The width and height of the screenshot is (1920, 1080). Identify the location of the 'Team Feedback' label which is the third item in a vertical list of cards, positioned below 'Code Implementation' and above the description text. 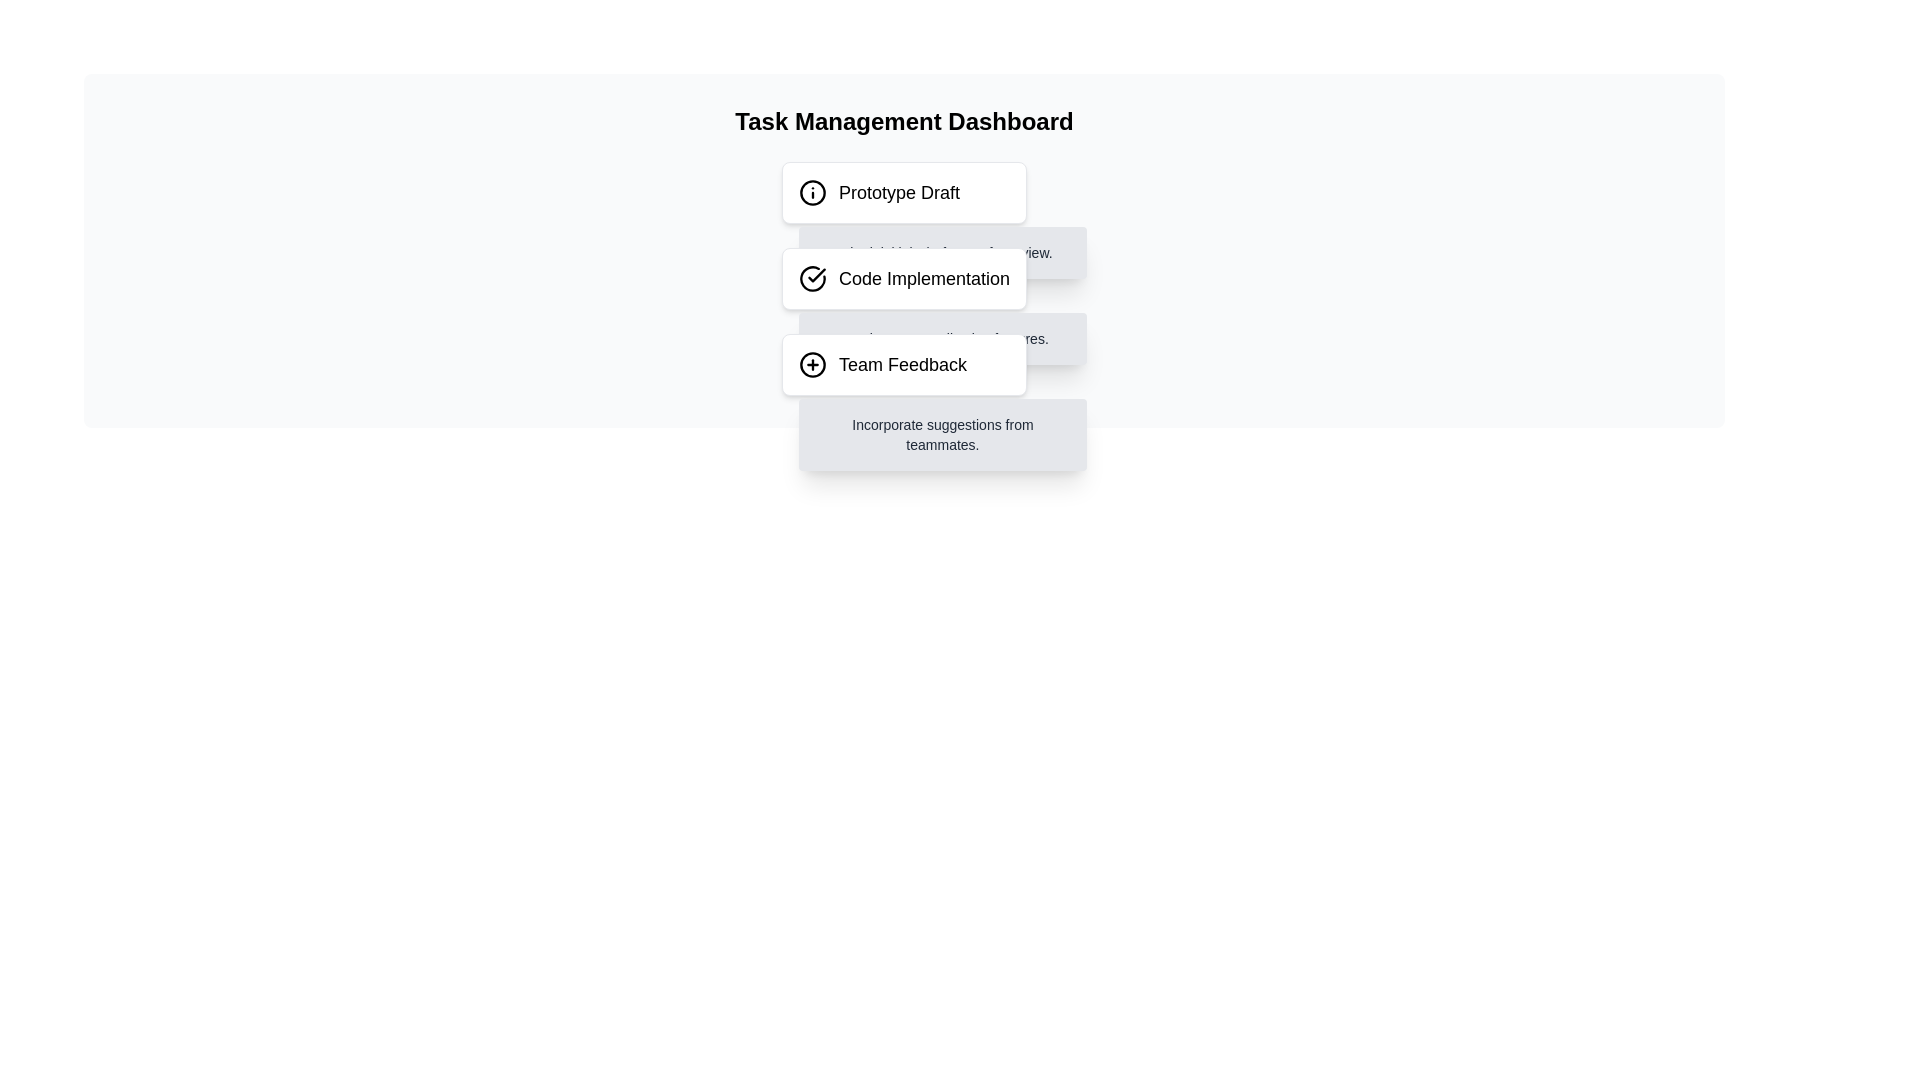
(903, 365).